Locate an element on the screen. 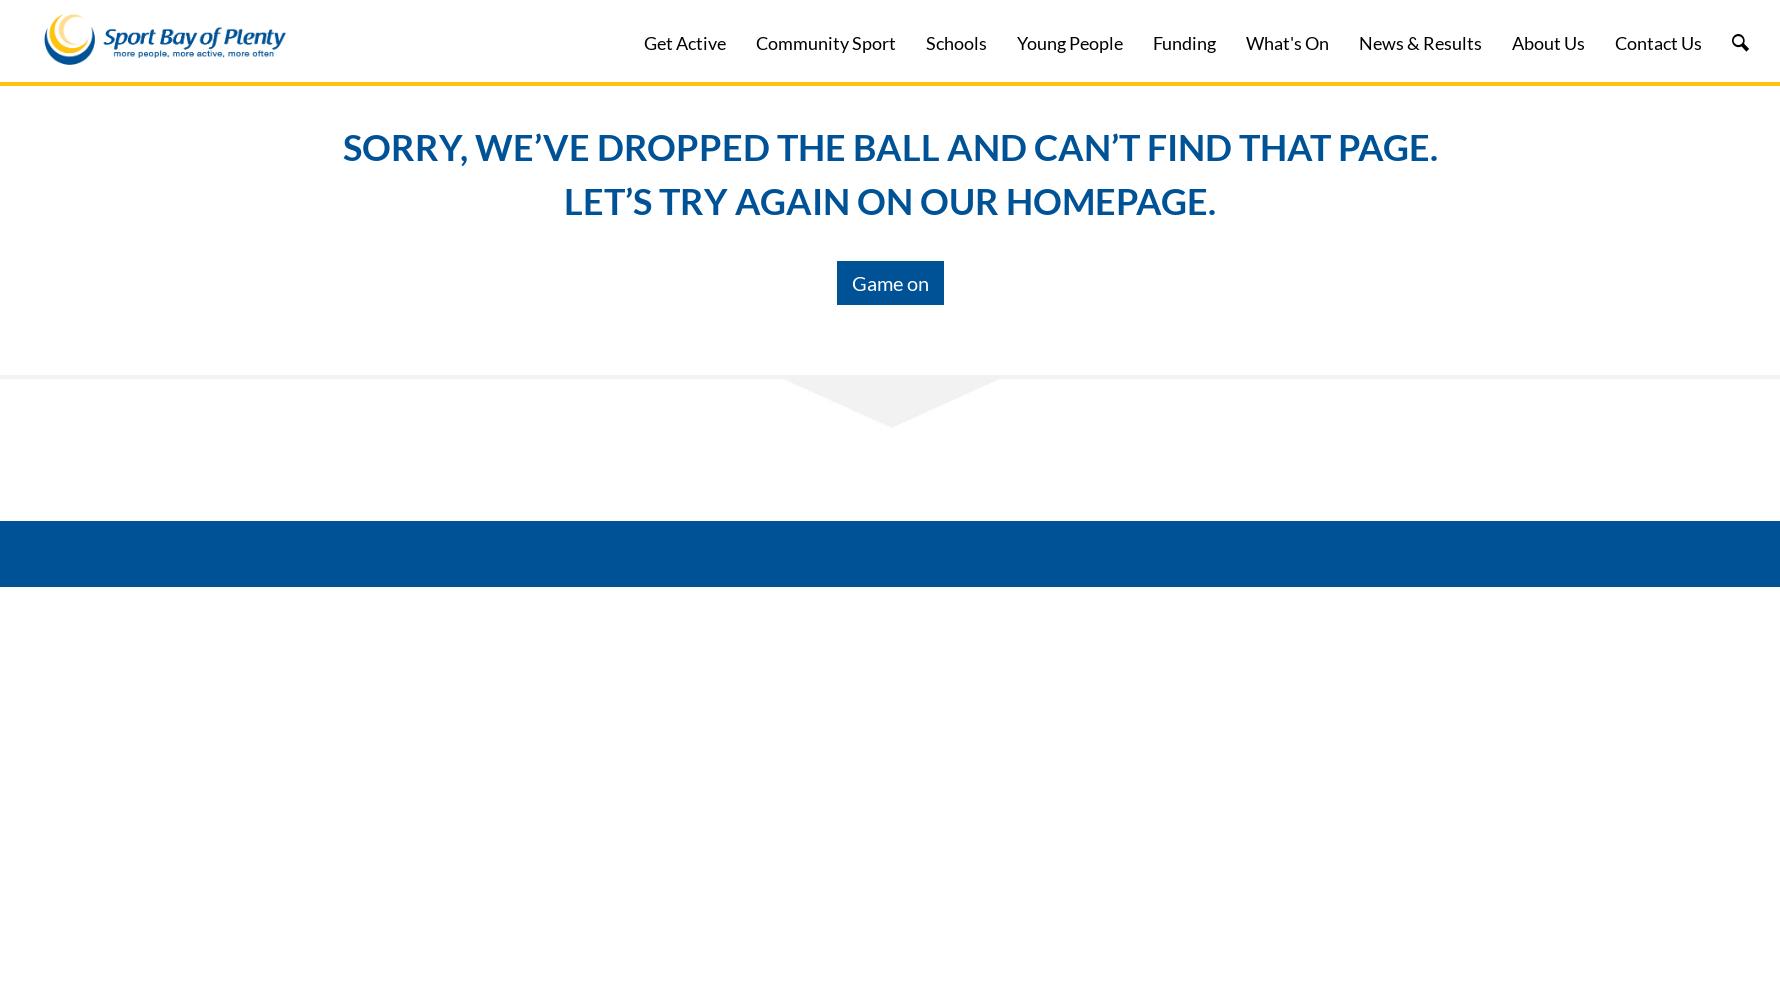 The width and height of the screenshot is (1780, 1000). 'About Us' is located at coordinates (1511, 43).